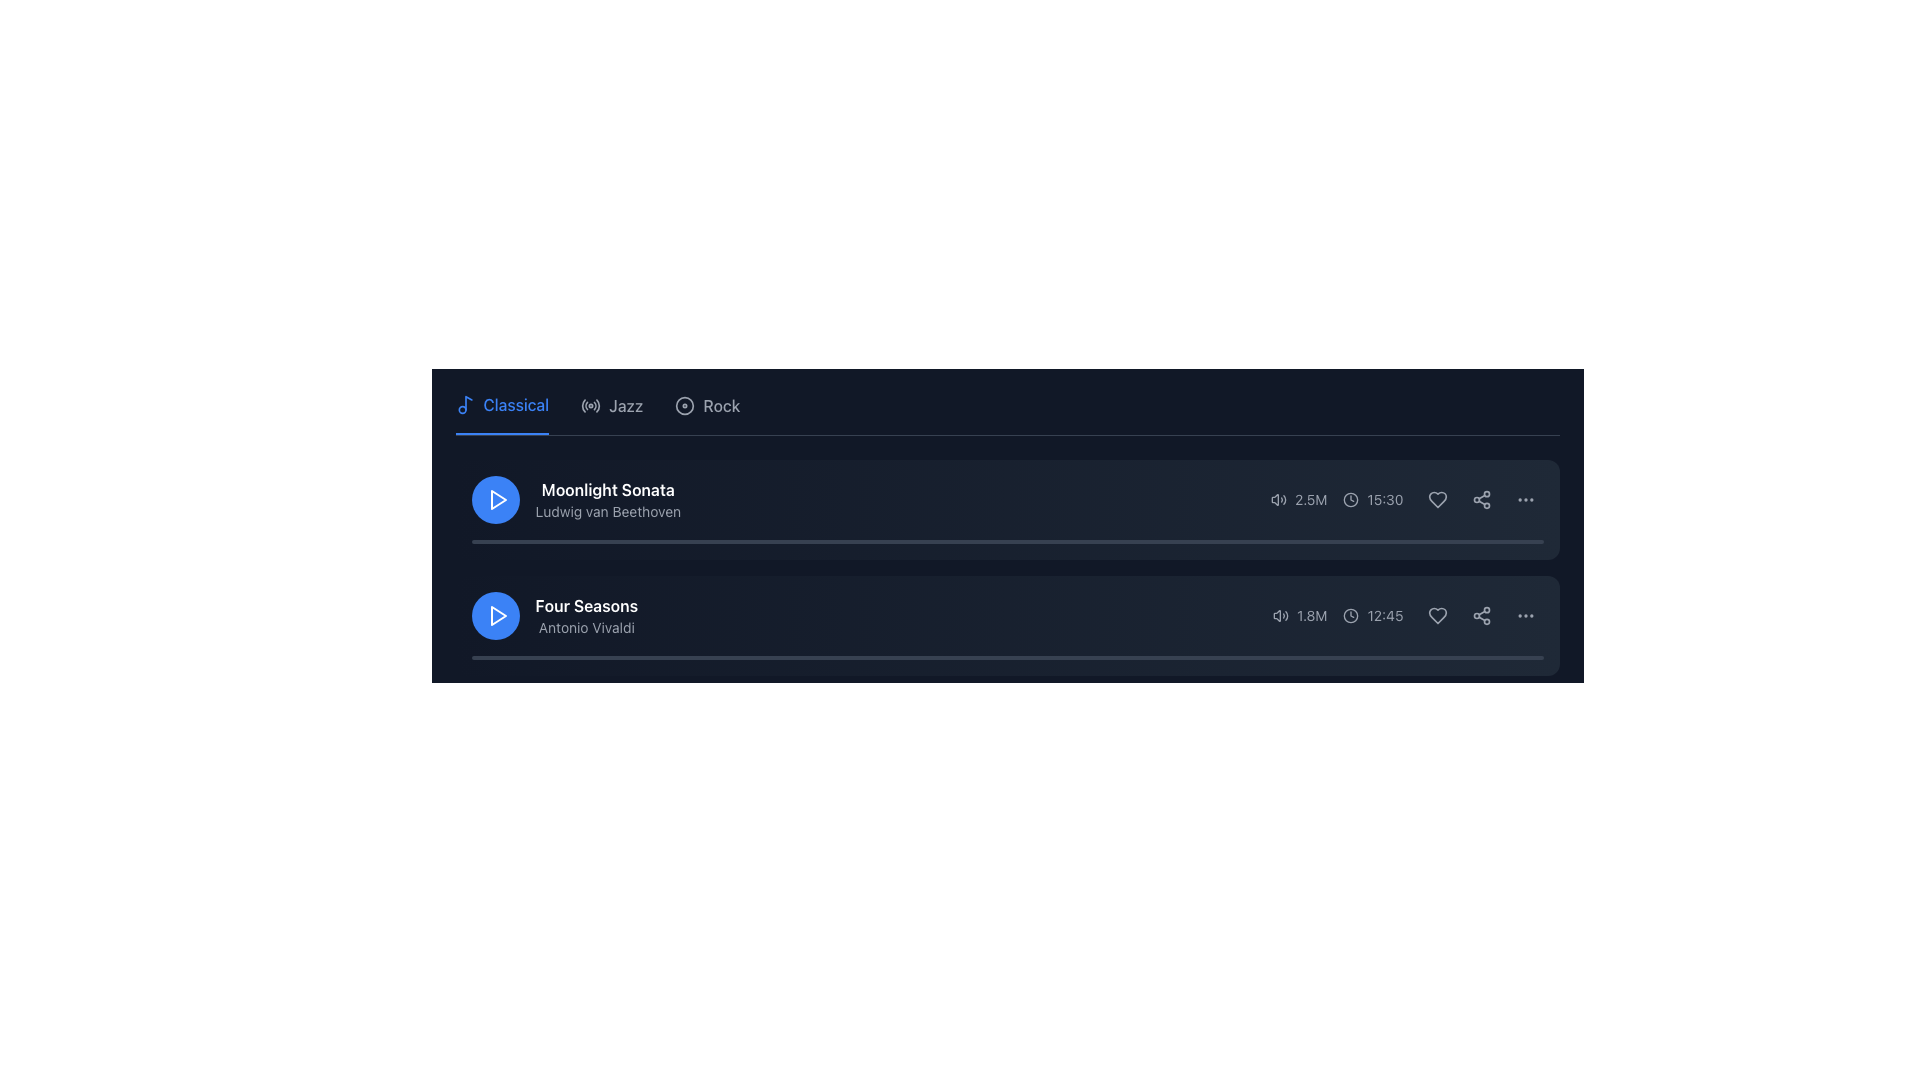  What do you see at coordinates (1436, 615) in the screenshot?
I see `the heart icon button located in the right-most section of the row for the 'Four Seasons' track to mark it as a favorite` at bounding box center [1436, 615].